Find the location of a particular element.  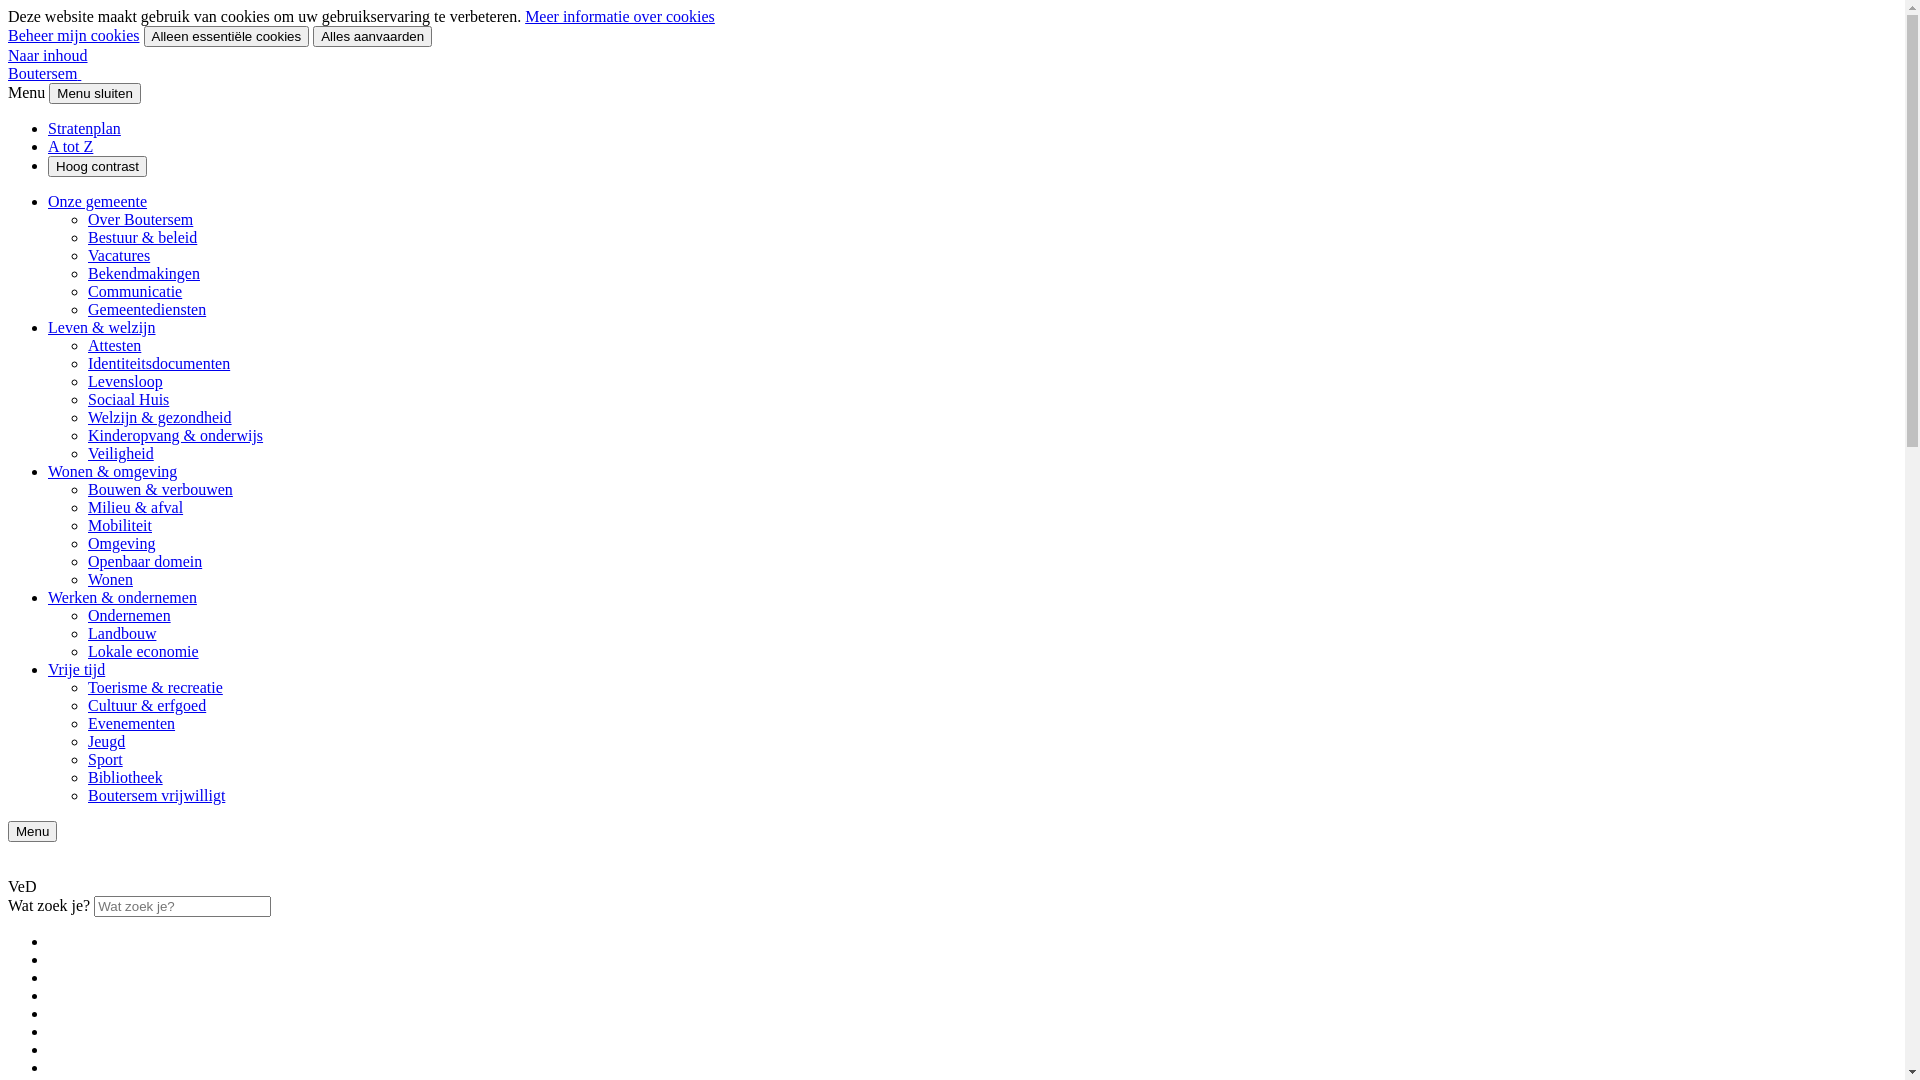

'Toerisme & recreatie' is located at coordinates (154, 686).